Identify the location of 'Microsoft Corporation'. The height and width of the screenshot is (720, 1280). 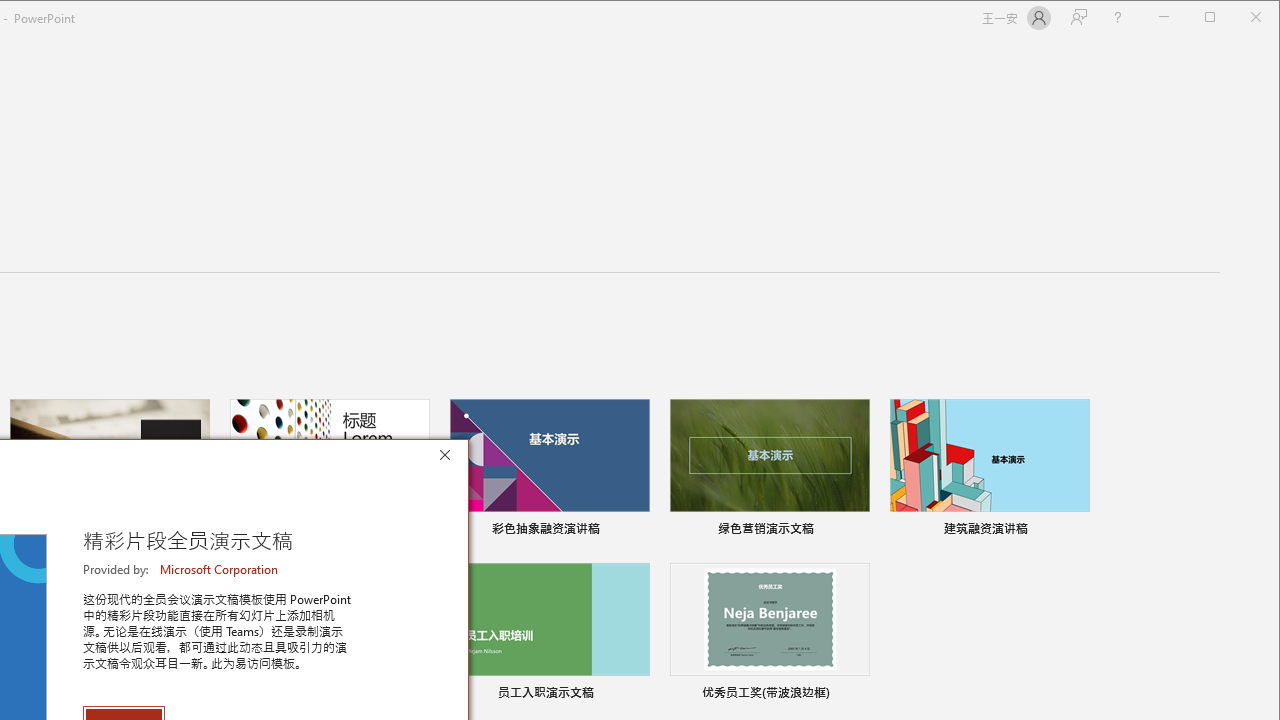
(220, 569).